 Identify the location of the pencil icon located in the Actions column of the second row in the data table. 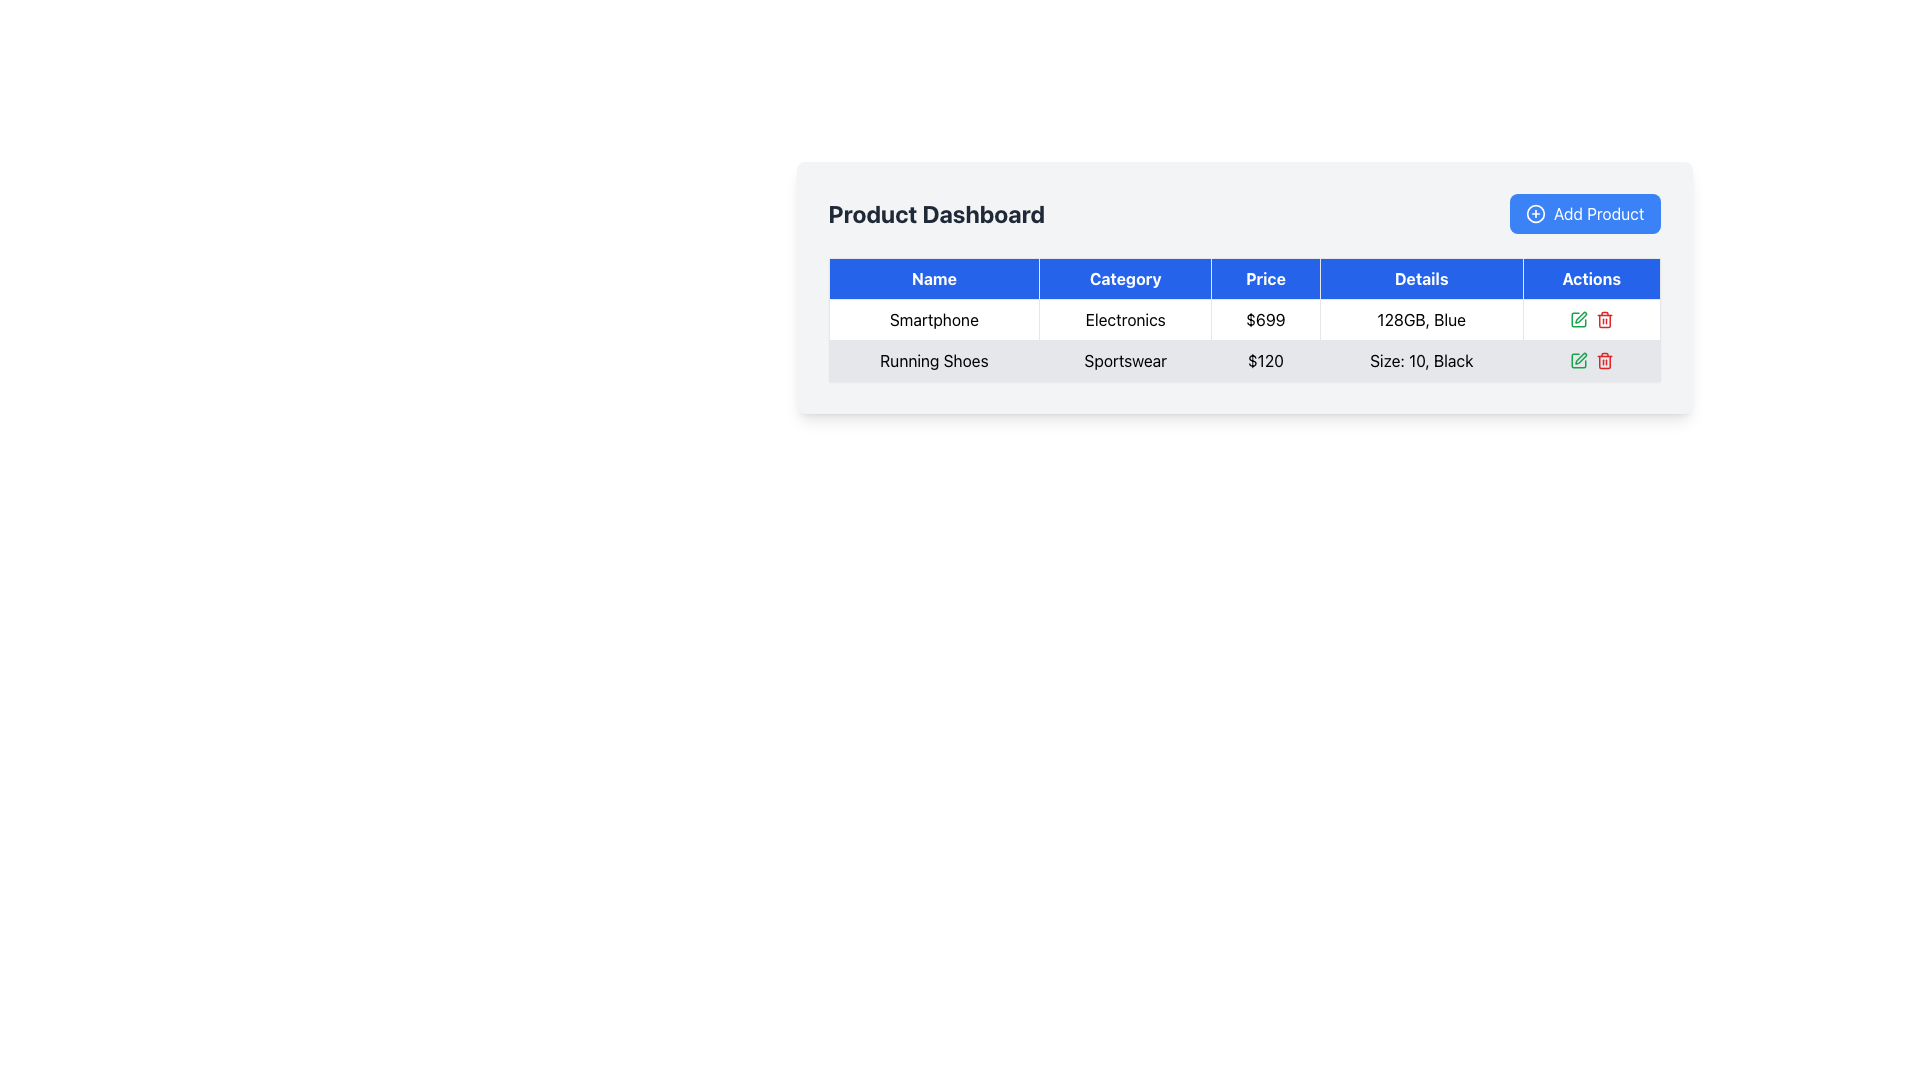
(1578, 357).